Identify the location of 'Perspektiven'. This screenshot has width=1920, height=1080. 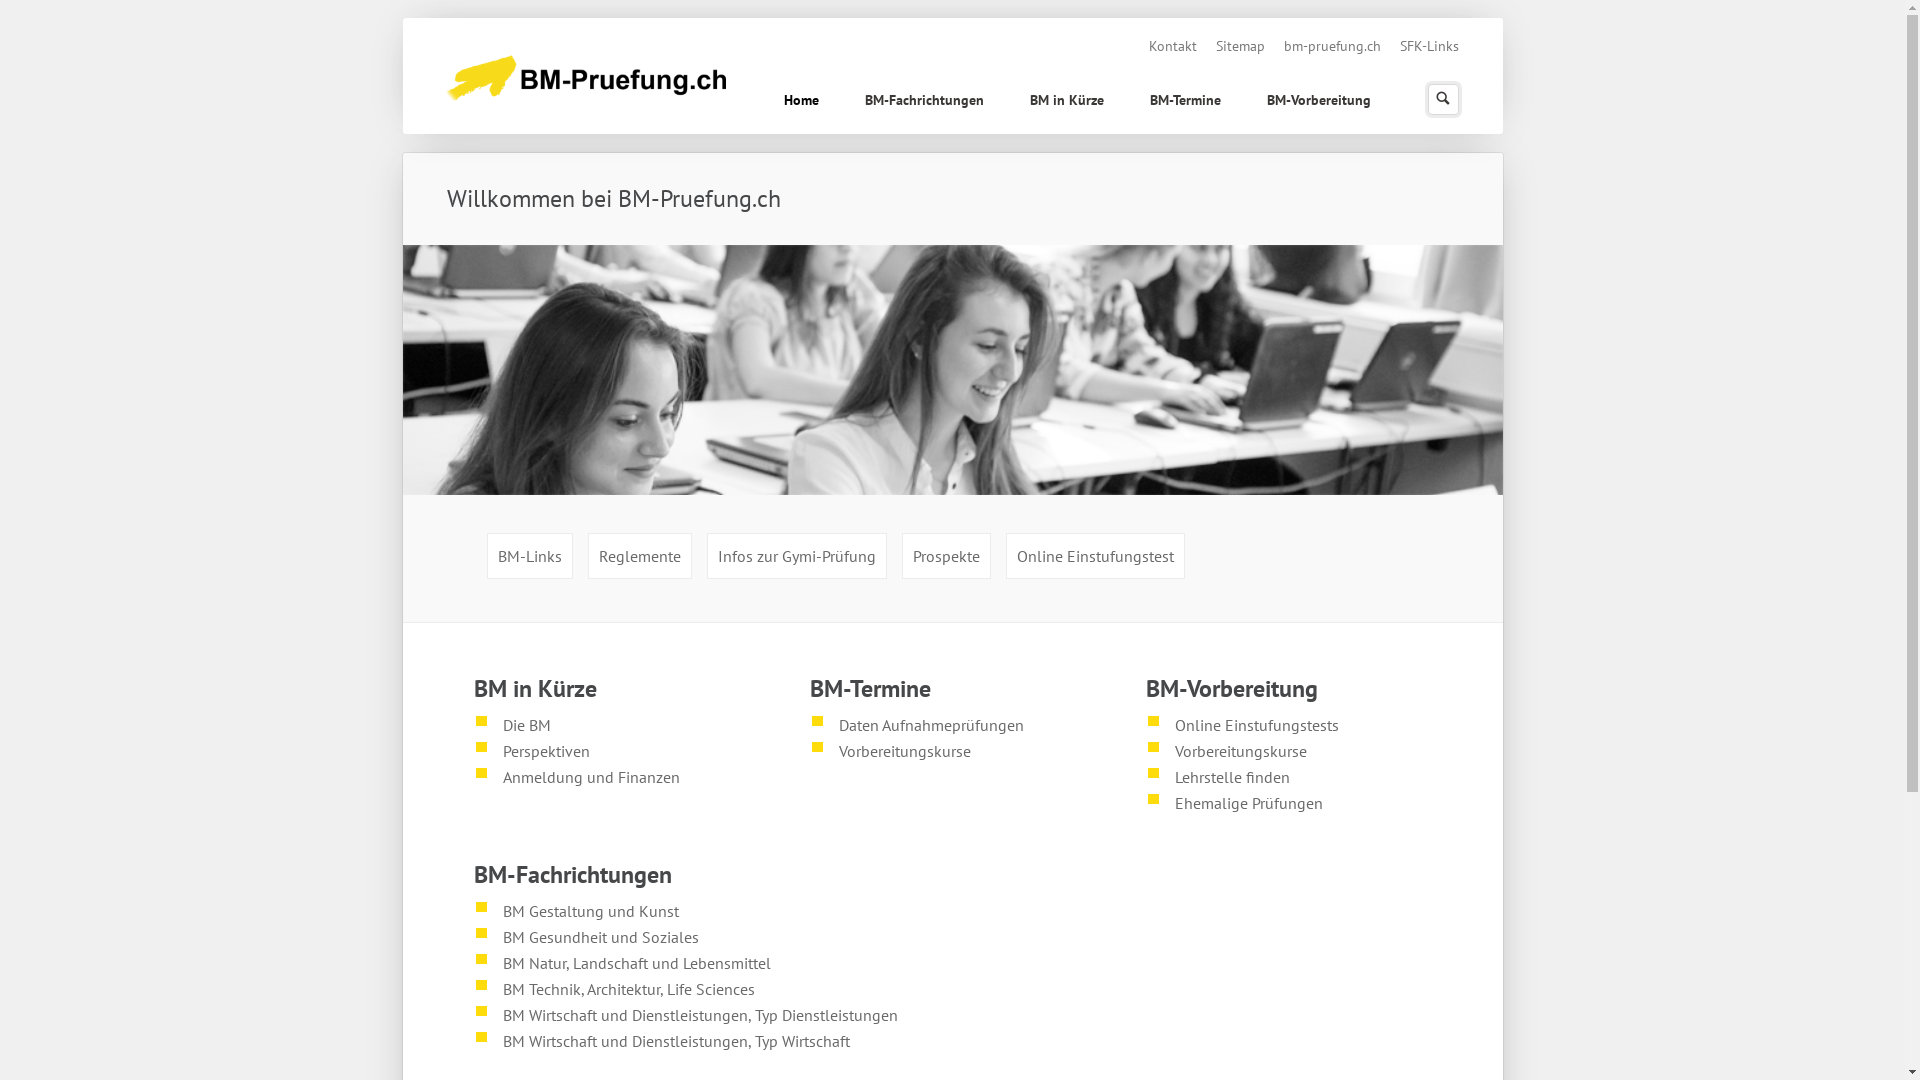
(546, 751).